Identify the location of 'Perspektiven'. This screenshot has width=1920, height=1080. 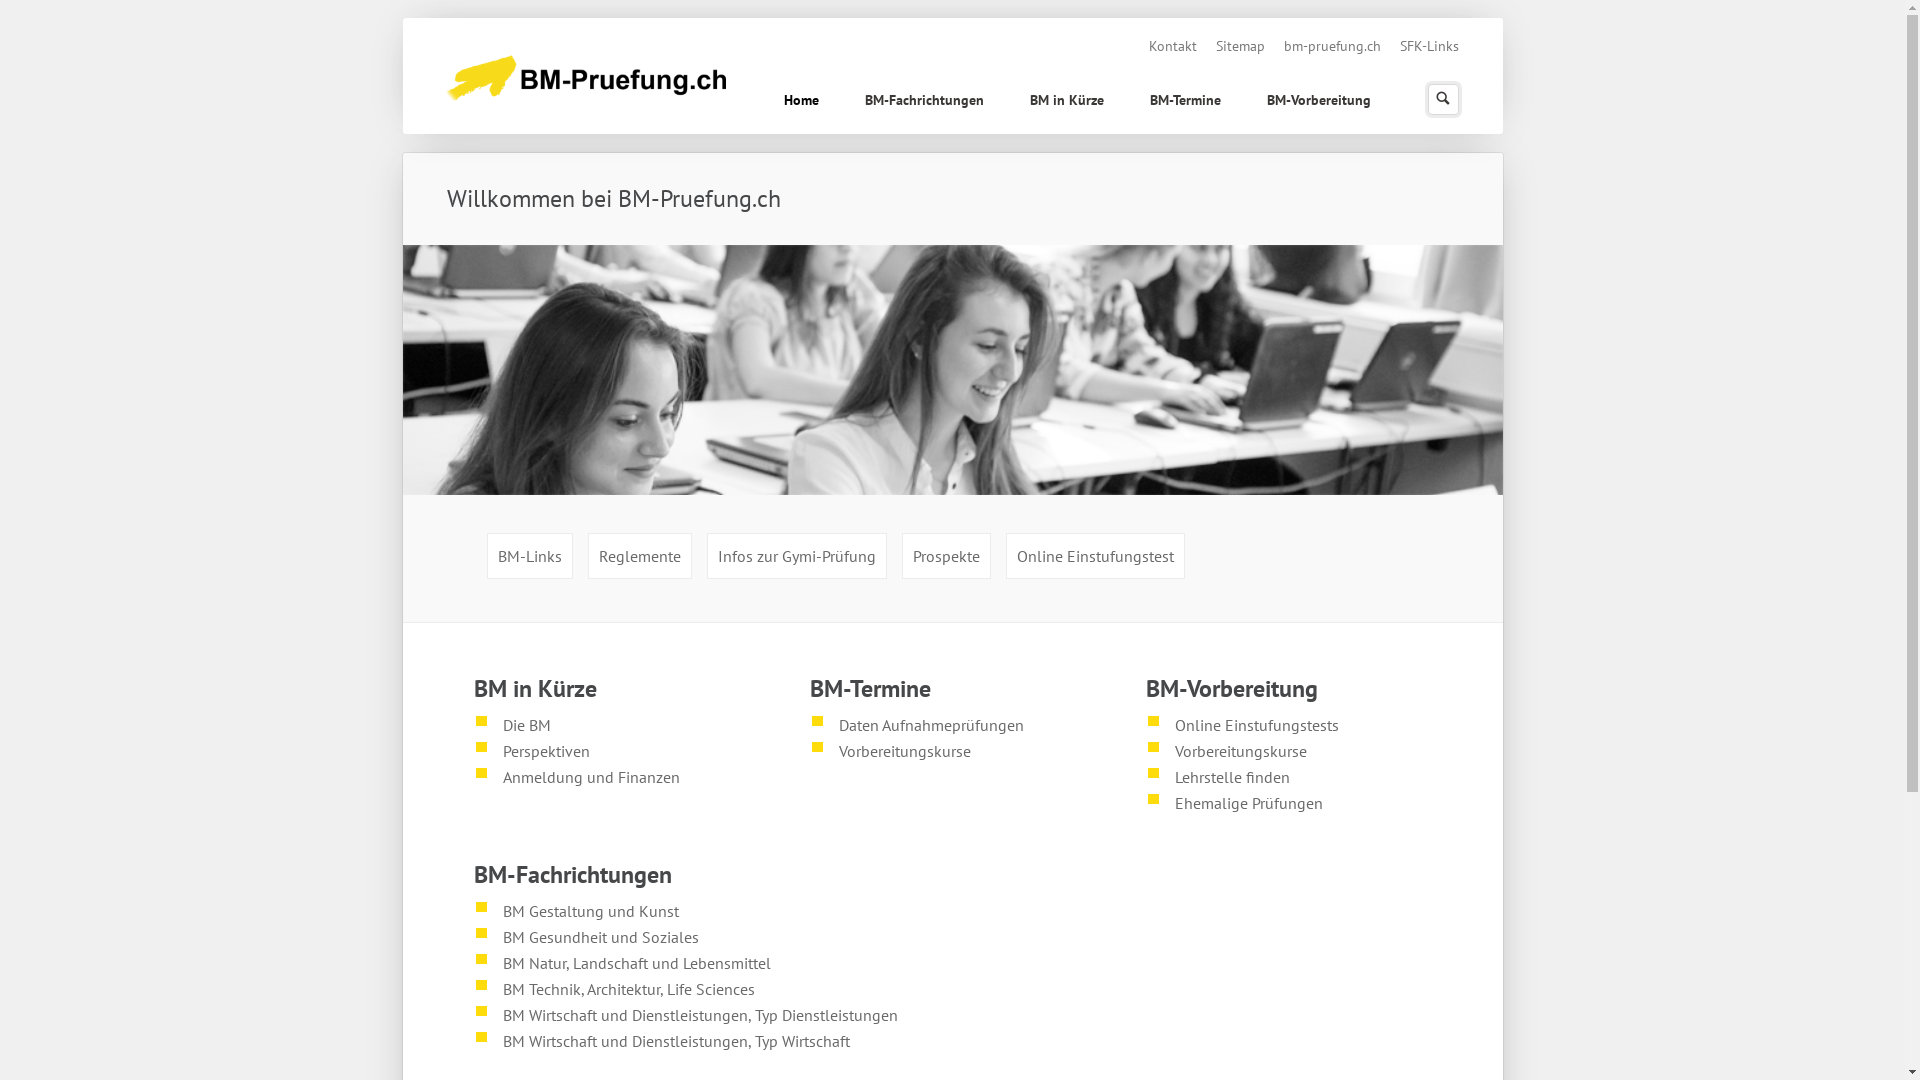
(546, 751).